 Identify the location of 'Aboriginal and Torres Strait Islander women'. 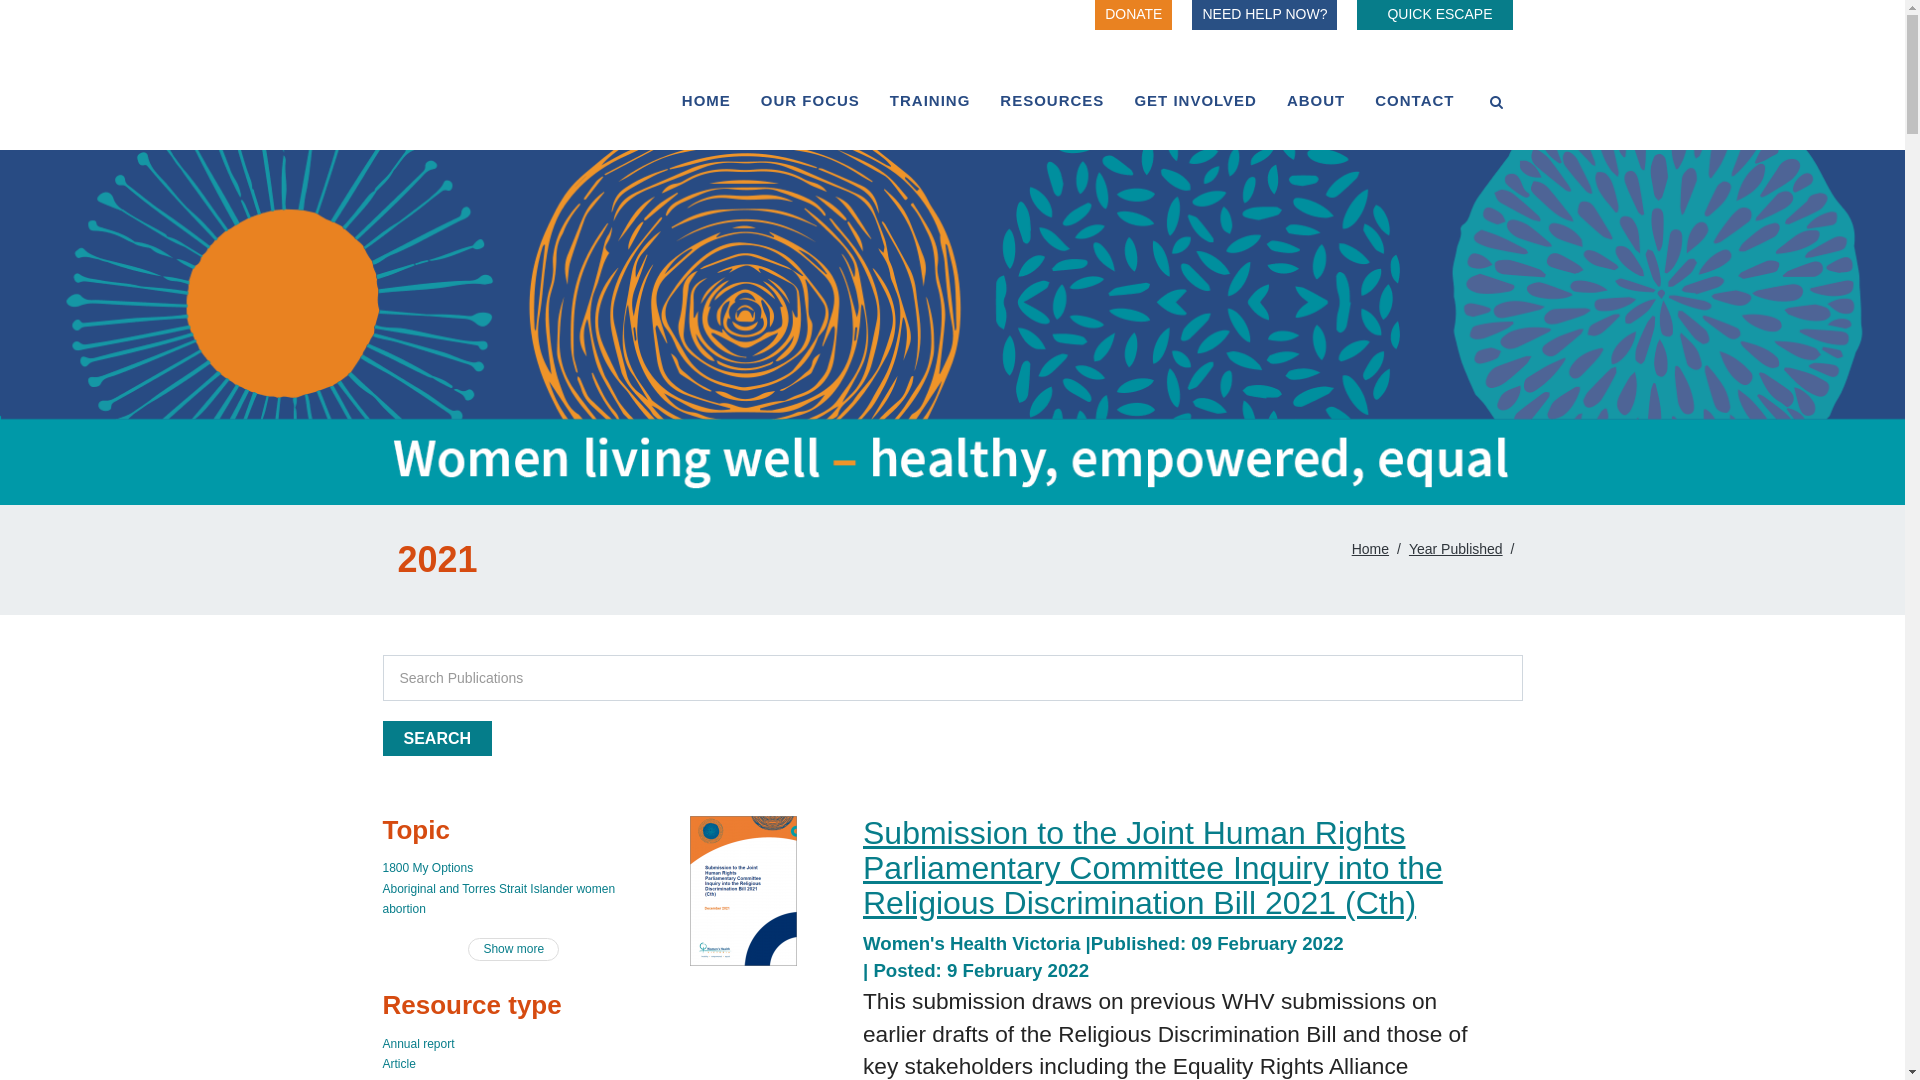
(498, 887).